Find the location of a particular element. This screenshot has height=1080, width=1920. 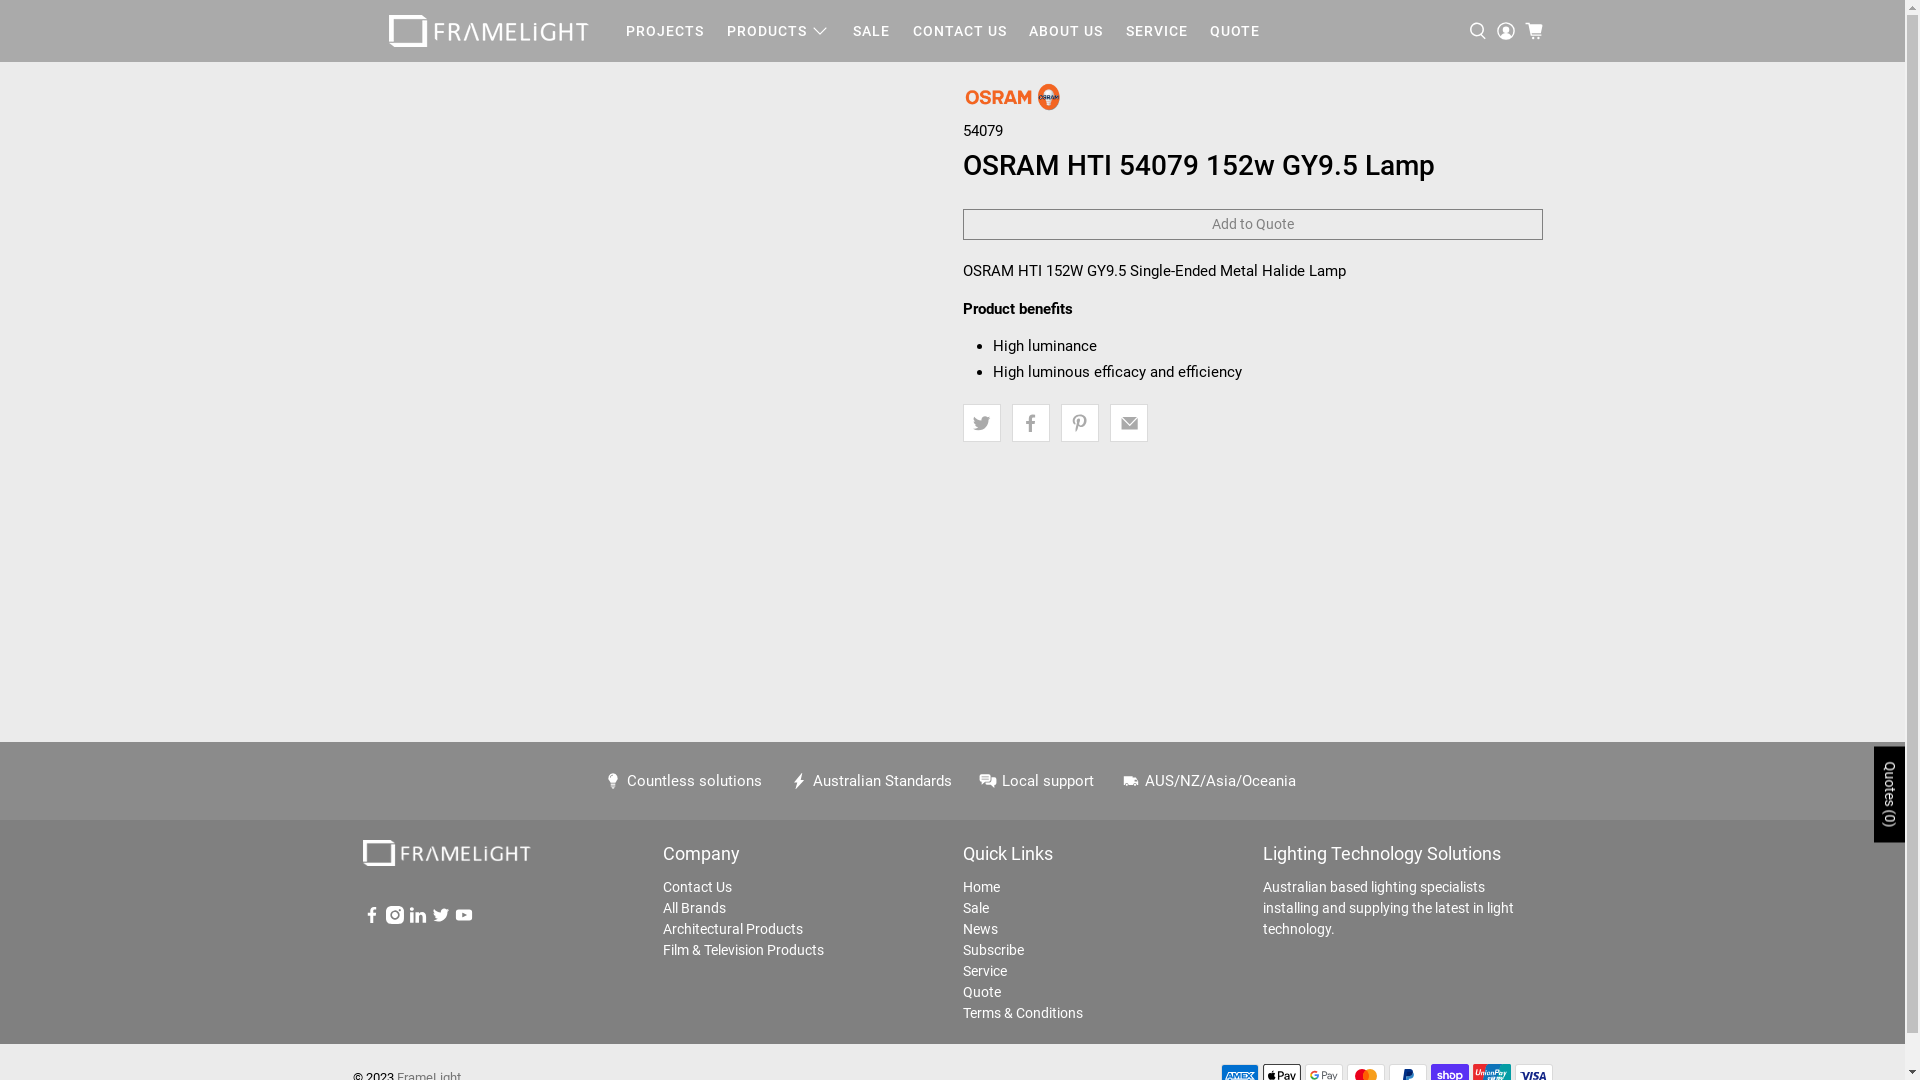

'QUOTE' is located at coordinates (1234, 31).